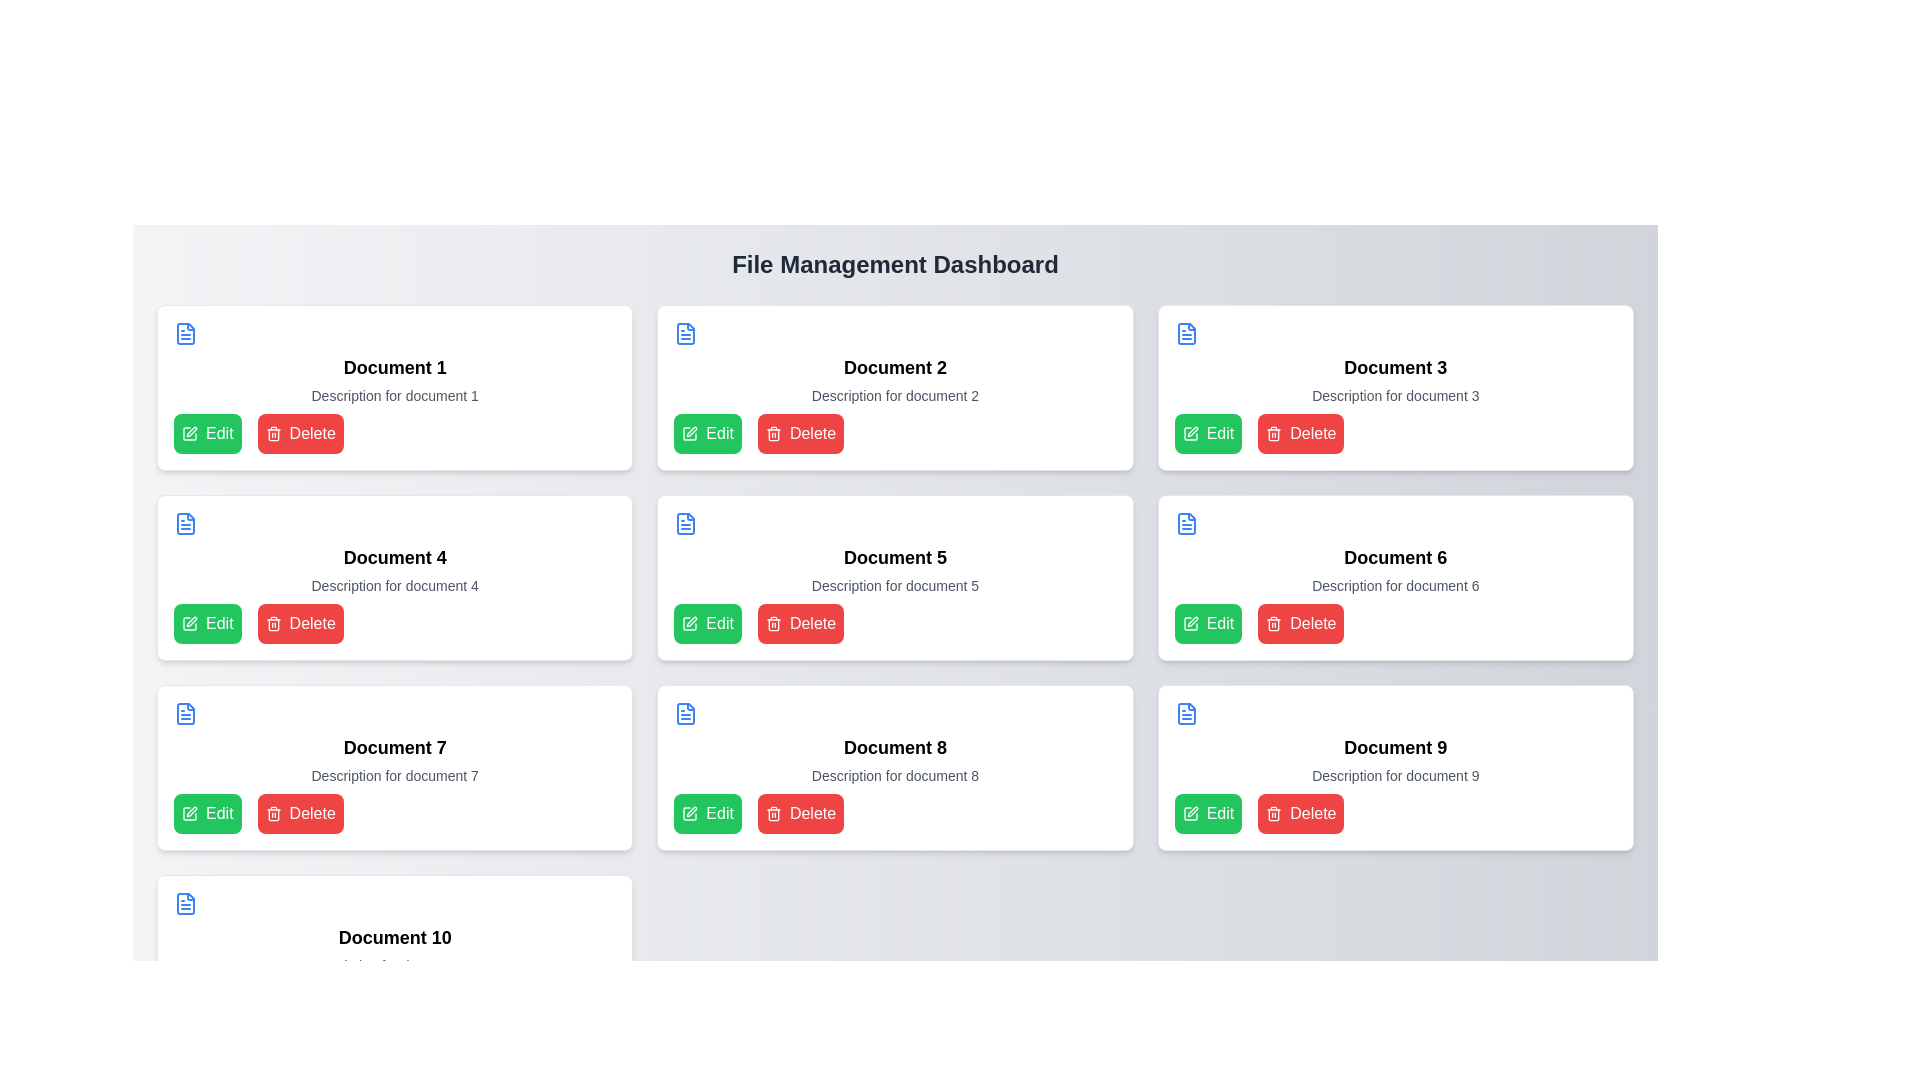  What do you see at coordinates (1186, 523) in the screenshot?
I see `the document icon located at the top-left corner of the 'Document 6' card` at bounding box center [1186, 523].